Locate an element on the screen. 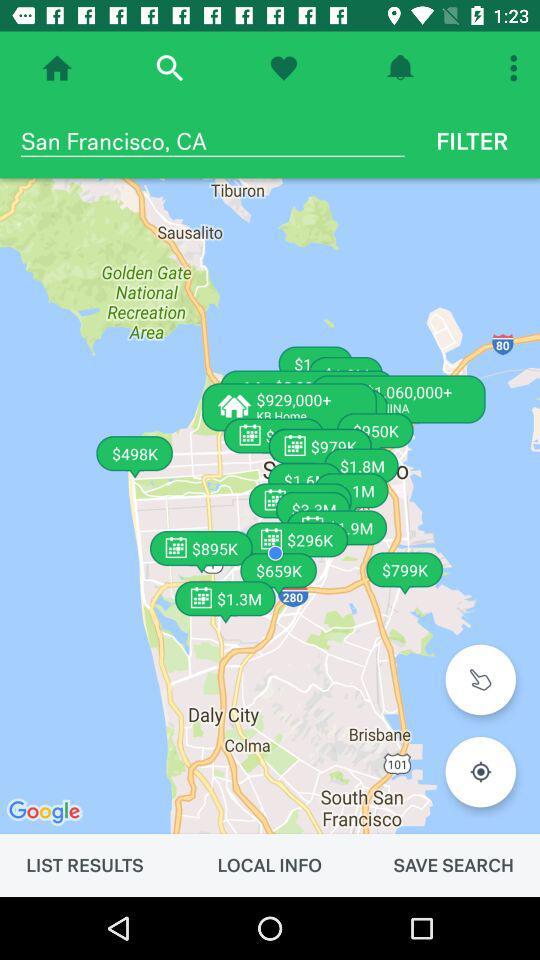 The width and height of the screenshot is (540, 960). like the picture is located at coordinates (282, 68).